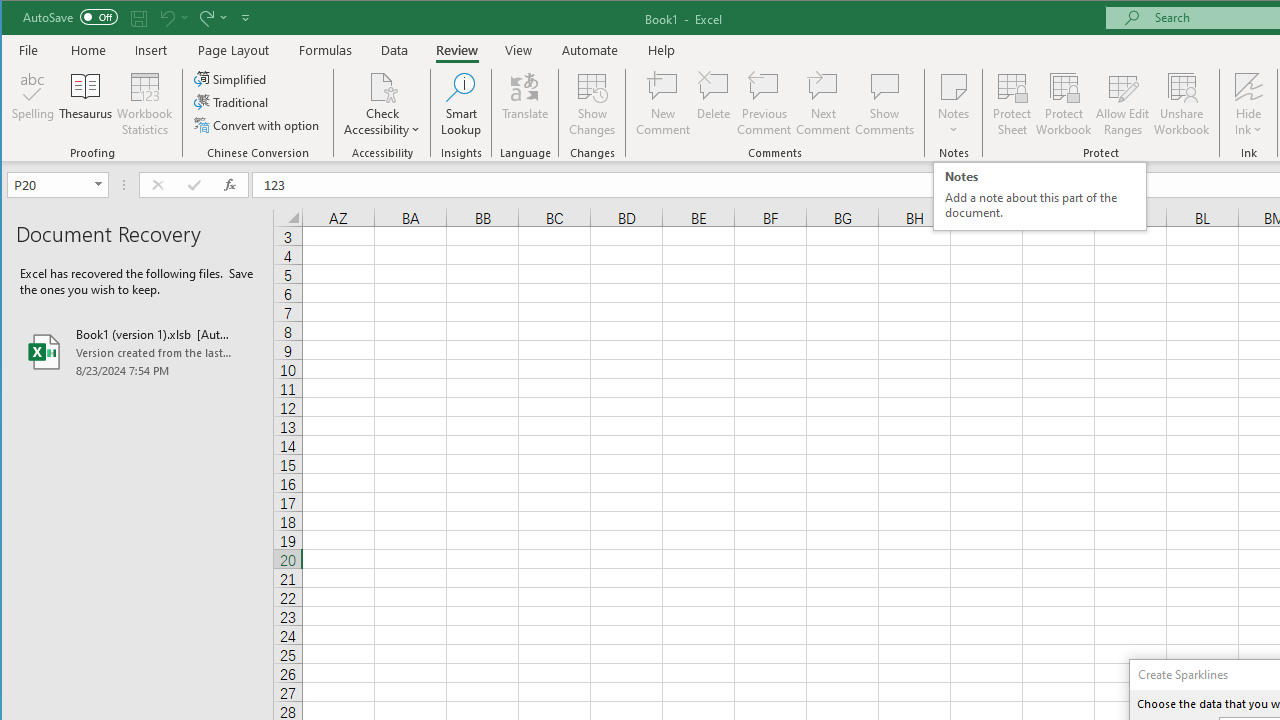  Describe the element at coordinates (232, 102) in the screenshot. I see `'Traditional'` at that location.